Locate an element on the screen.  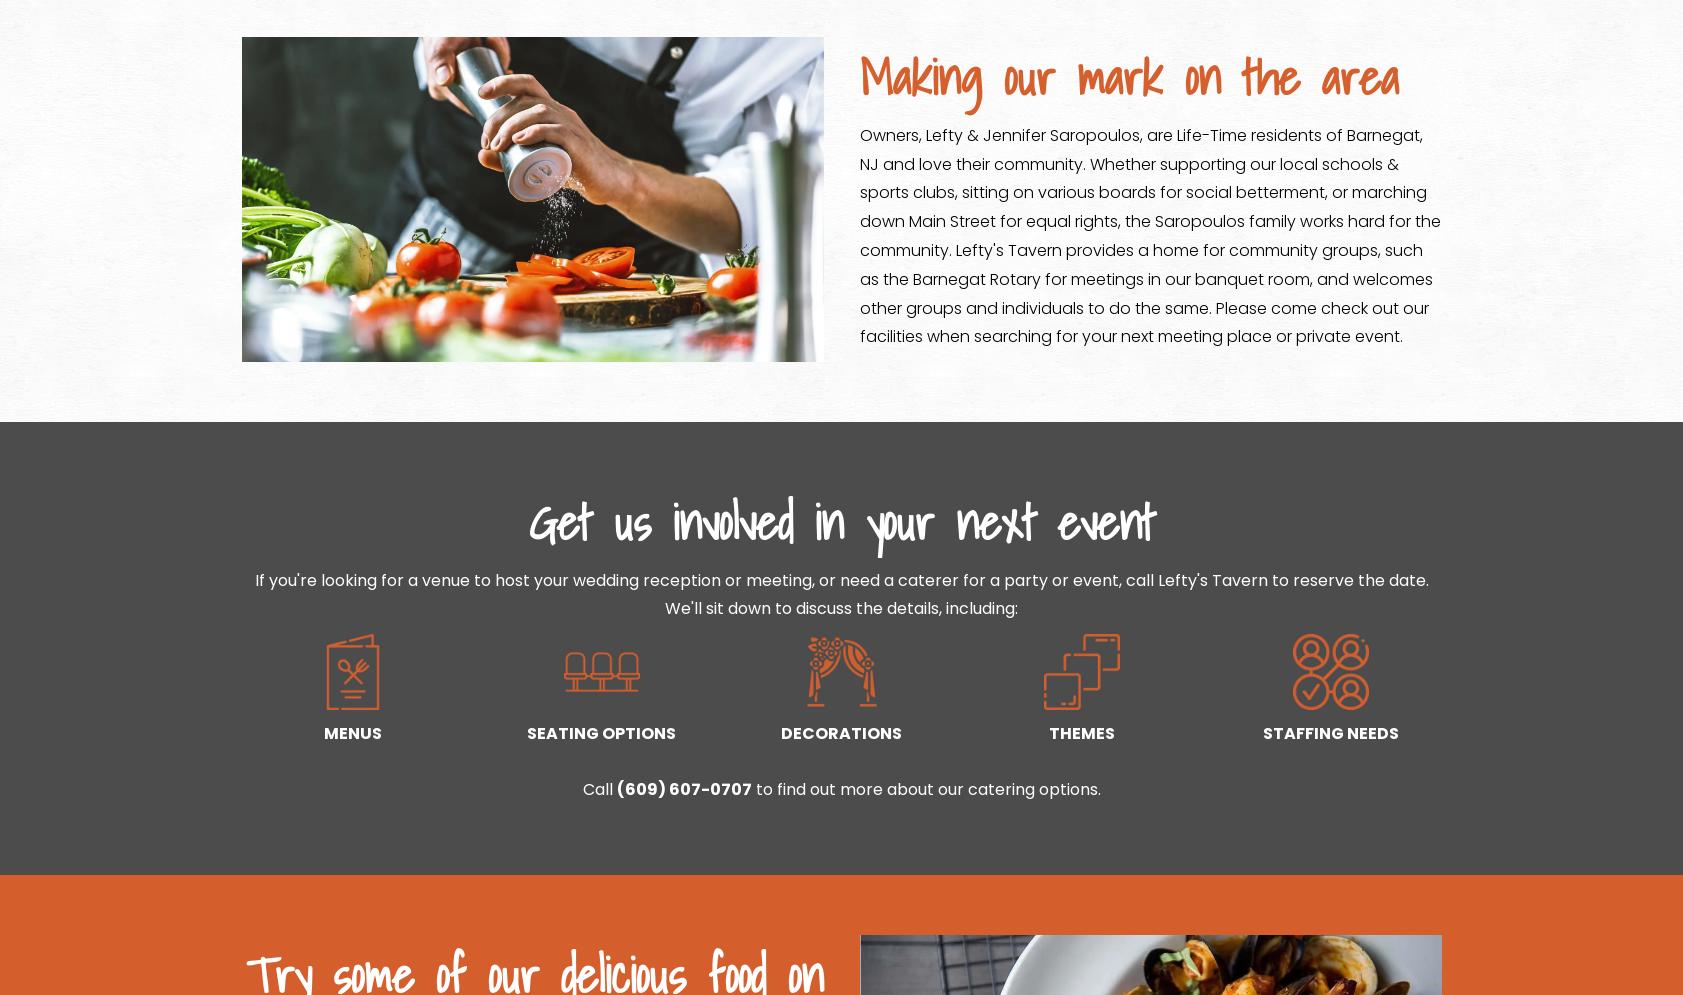
'DECORATIONS' is located at coordinates (840, 732).